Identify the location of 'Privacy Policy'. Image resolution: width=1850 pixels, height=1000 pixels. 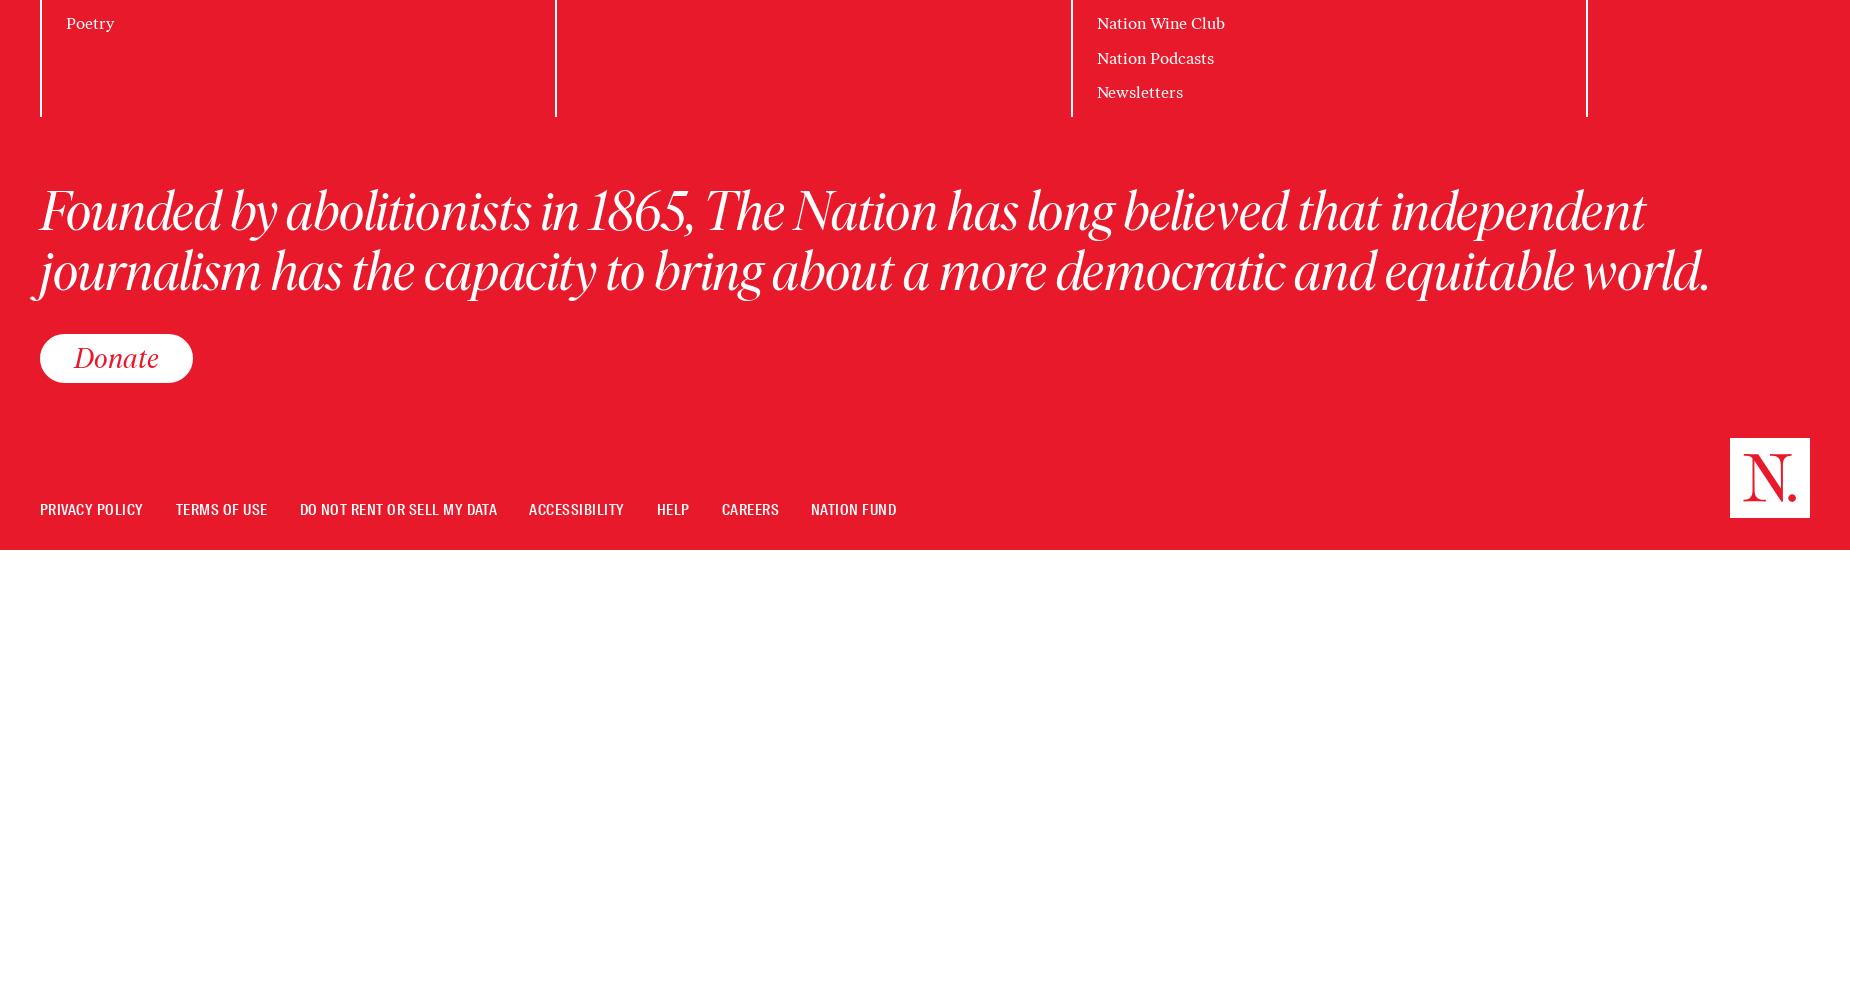
(38, 509).